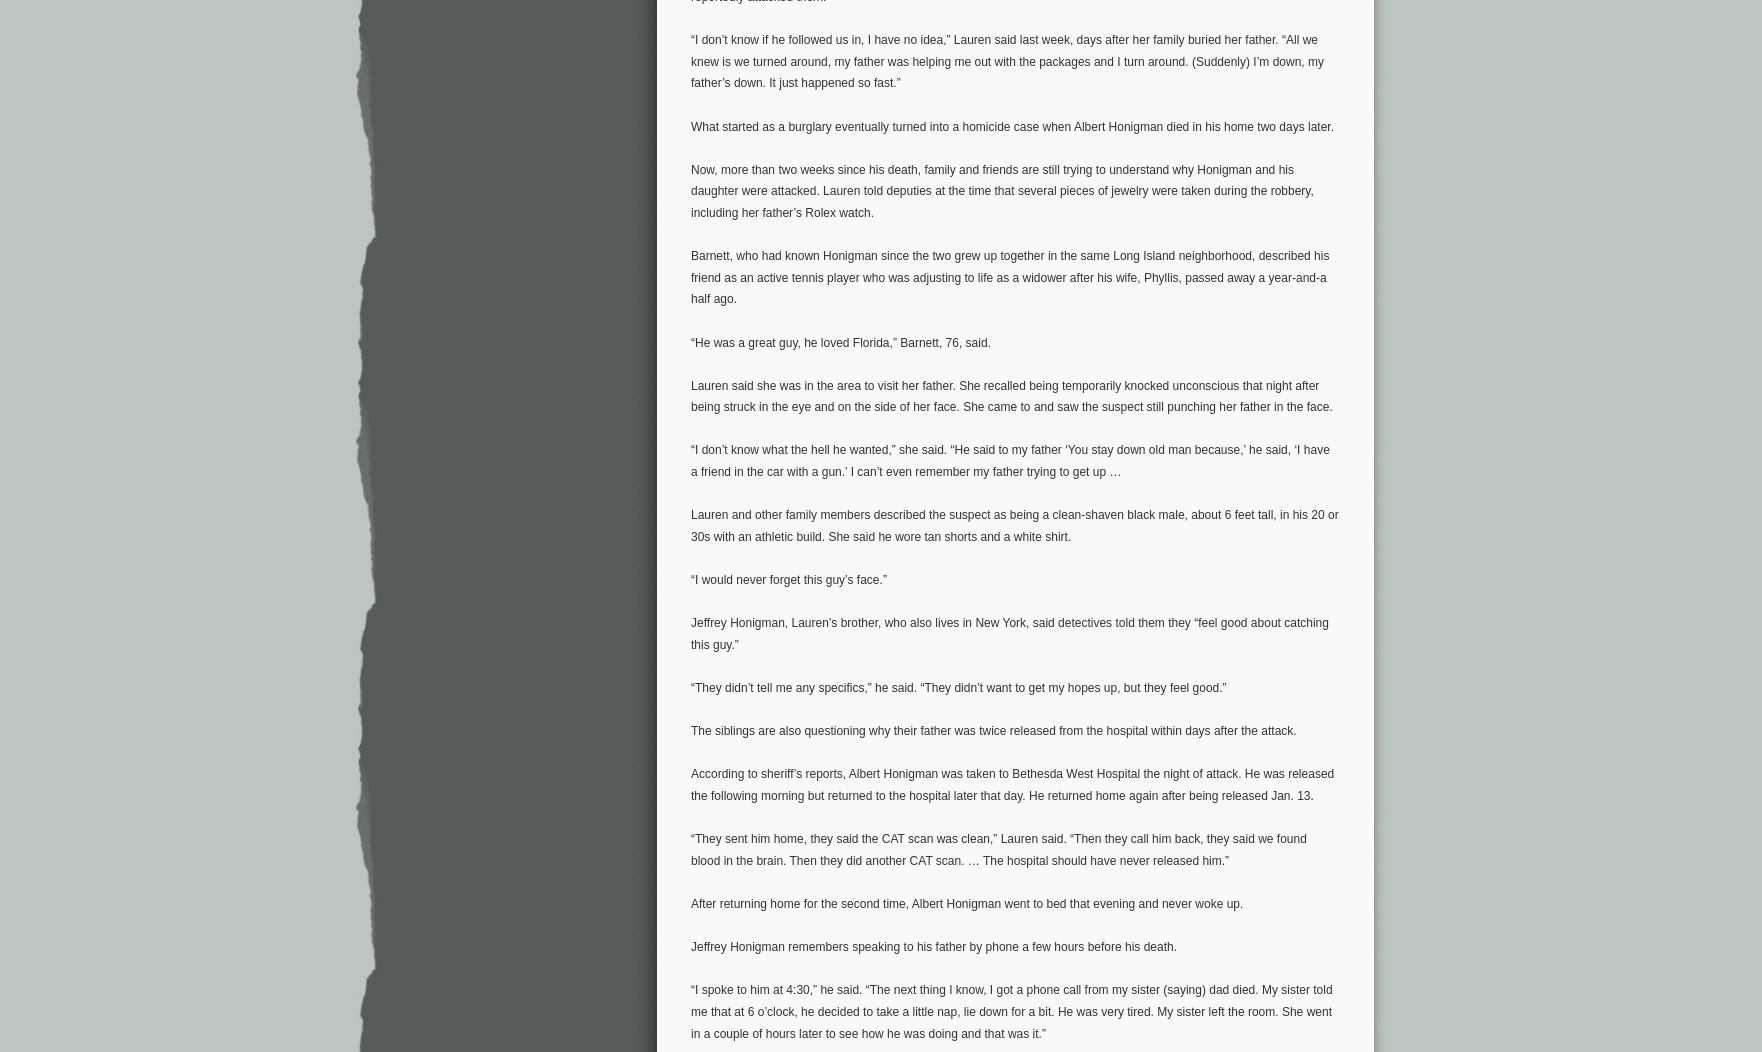  Describe the element at coordinates (787, 578) in the screenshot. I see `'“I would never forget this guy’s face.”'` at that location.